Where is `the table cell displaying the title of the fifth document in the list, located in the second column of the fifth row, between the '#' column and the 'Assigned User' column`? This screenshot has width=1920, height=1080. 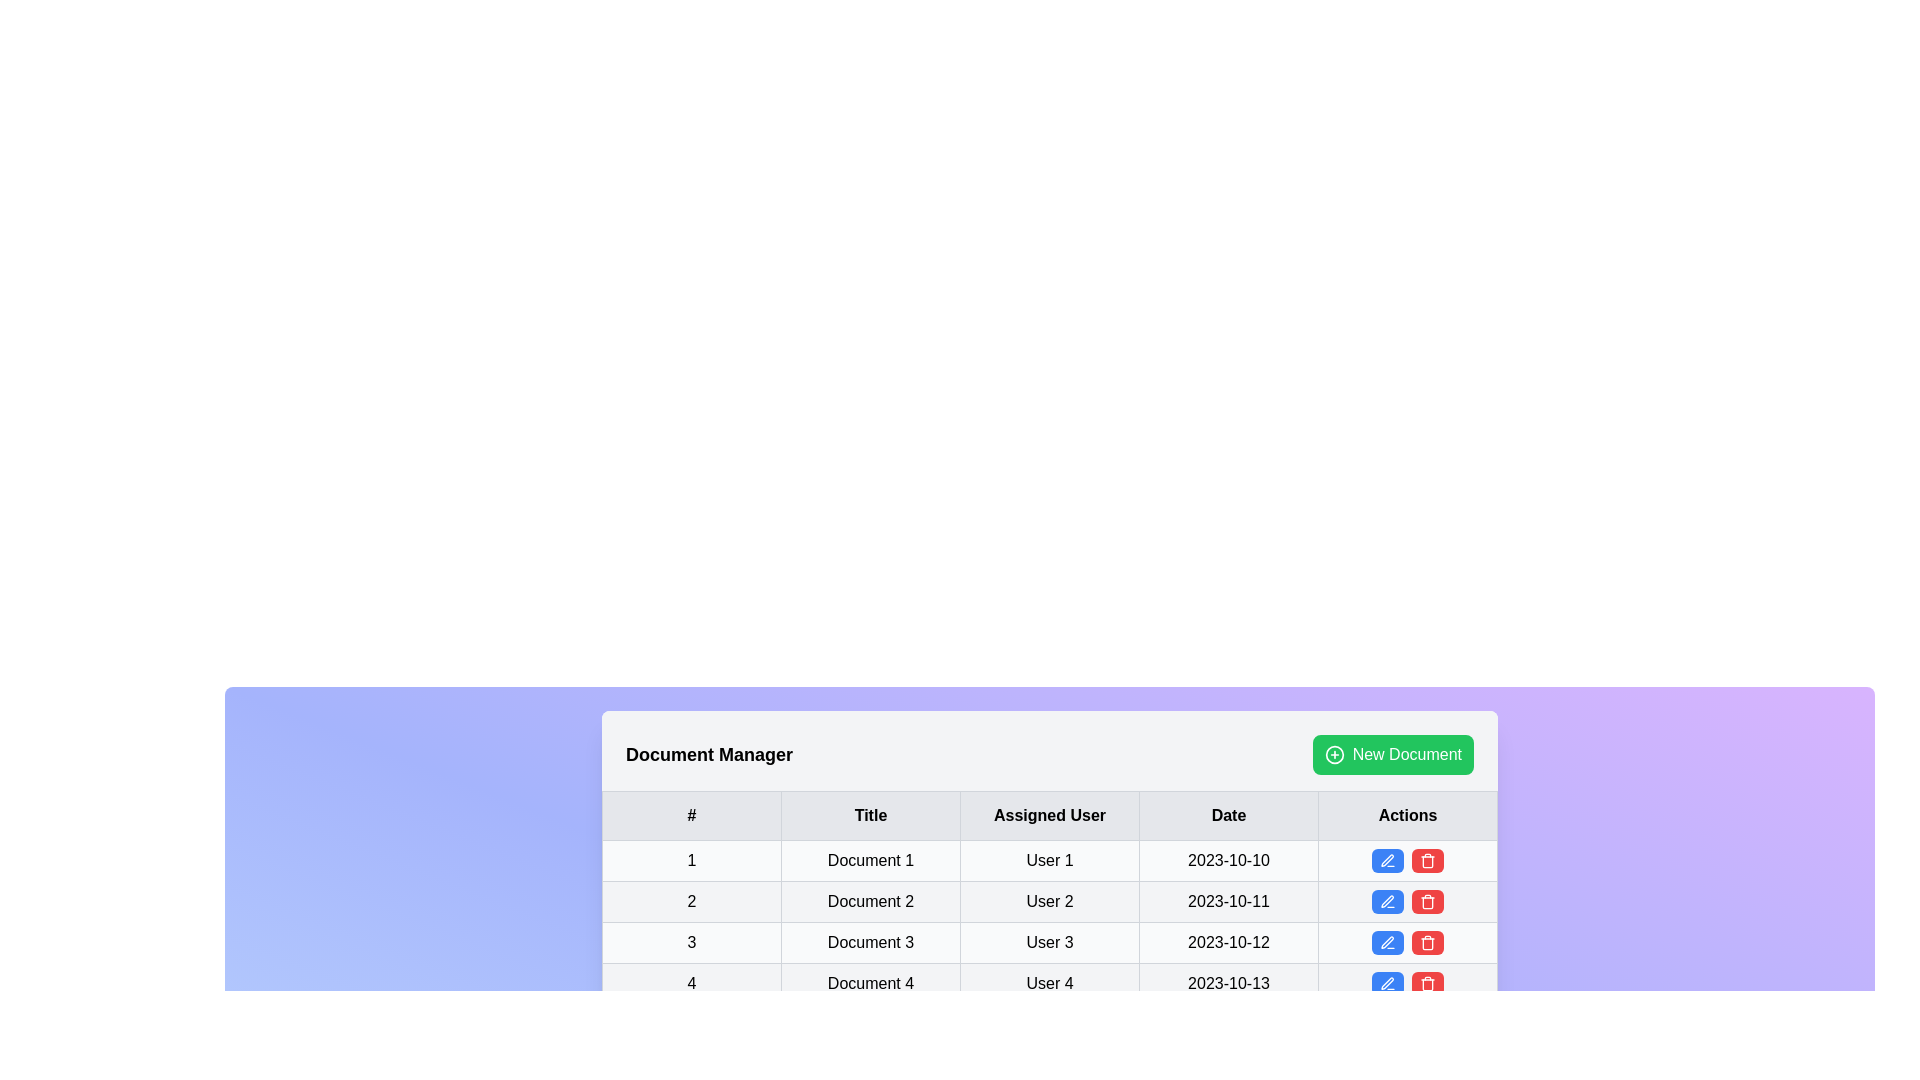
the table cell displaying the title of the fifth document in the list, located in the second column of the fifth row, between the '#' column and the 'Assigned User' column is located at coordinates (870, 1025).